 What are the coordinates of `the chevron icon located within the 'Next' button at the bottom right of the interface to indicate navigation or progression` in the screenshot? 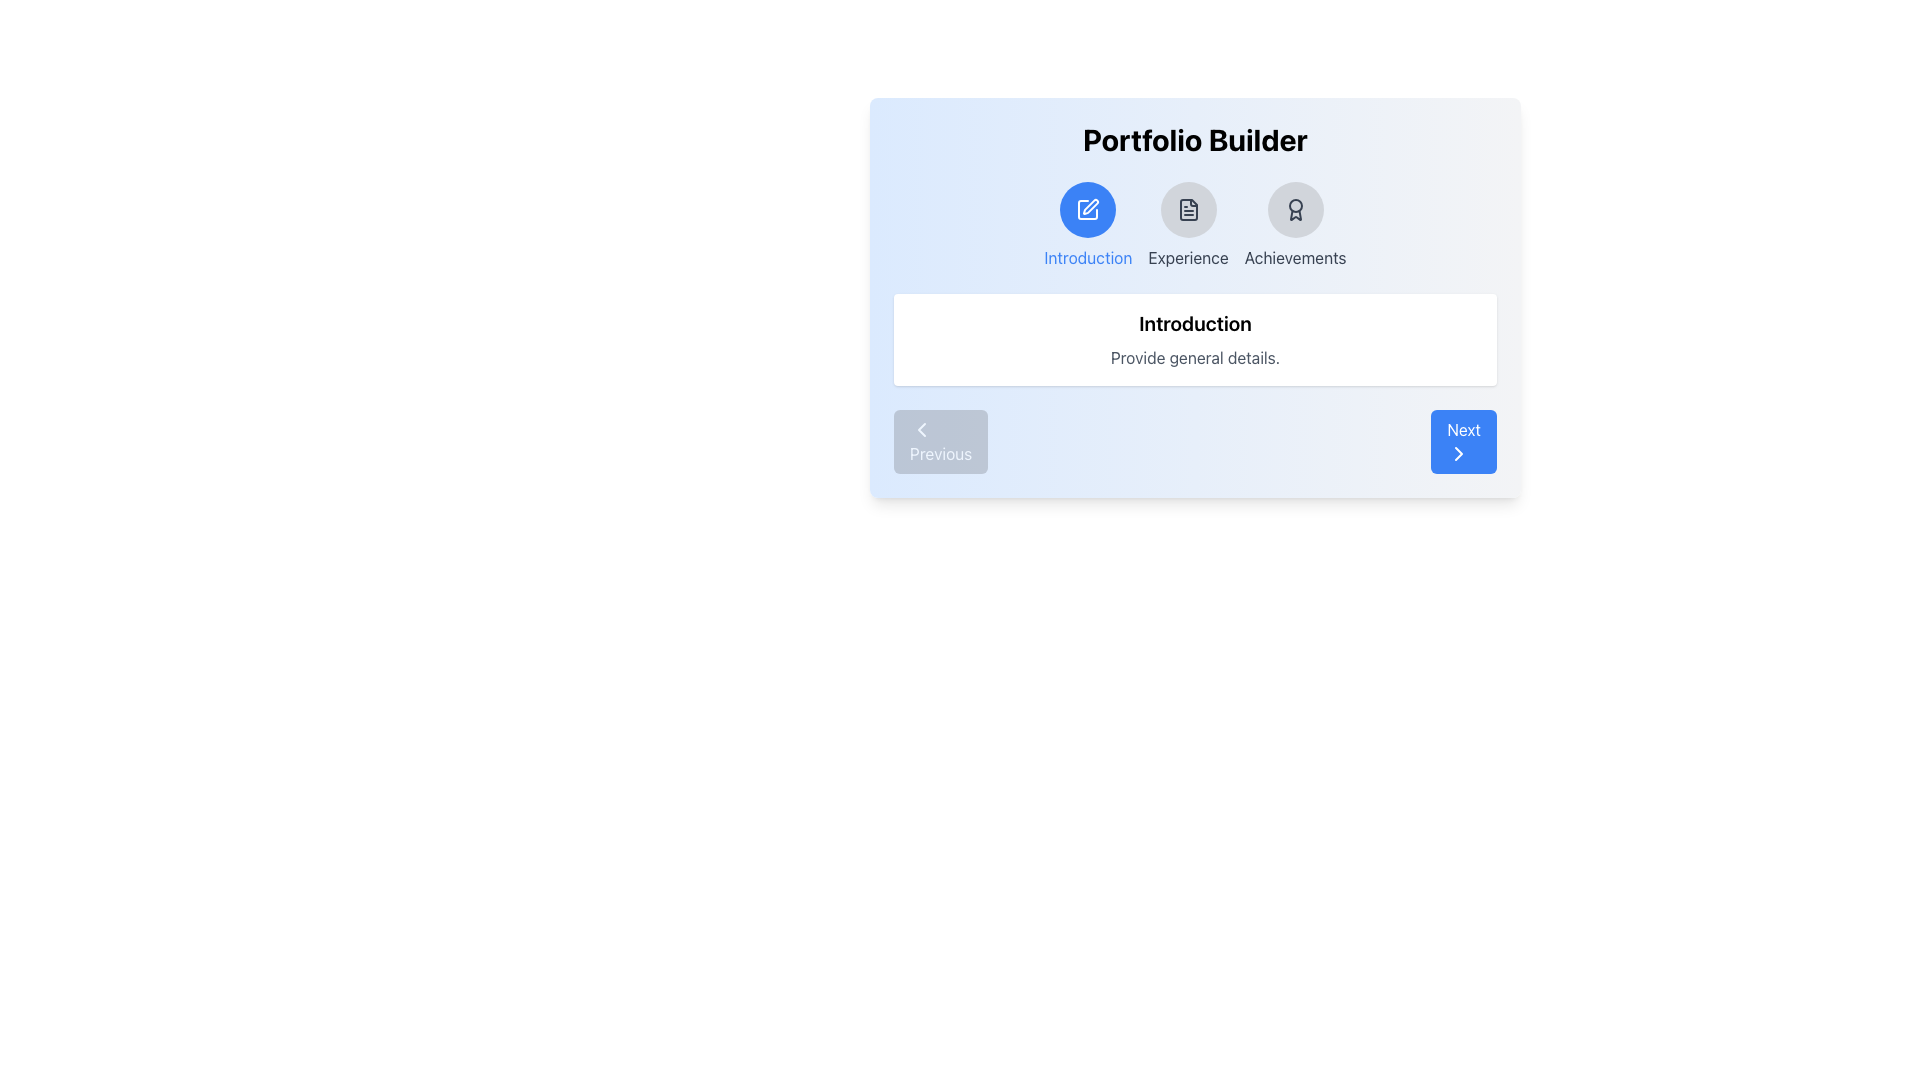 It's located at (1459, 454).